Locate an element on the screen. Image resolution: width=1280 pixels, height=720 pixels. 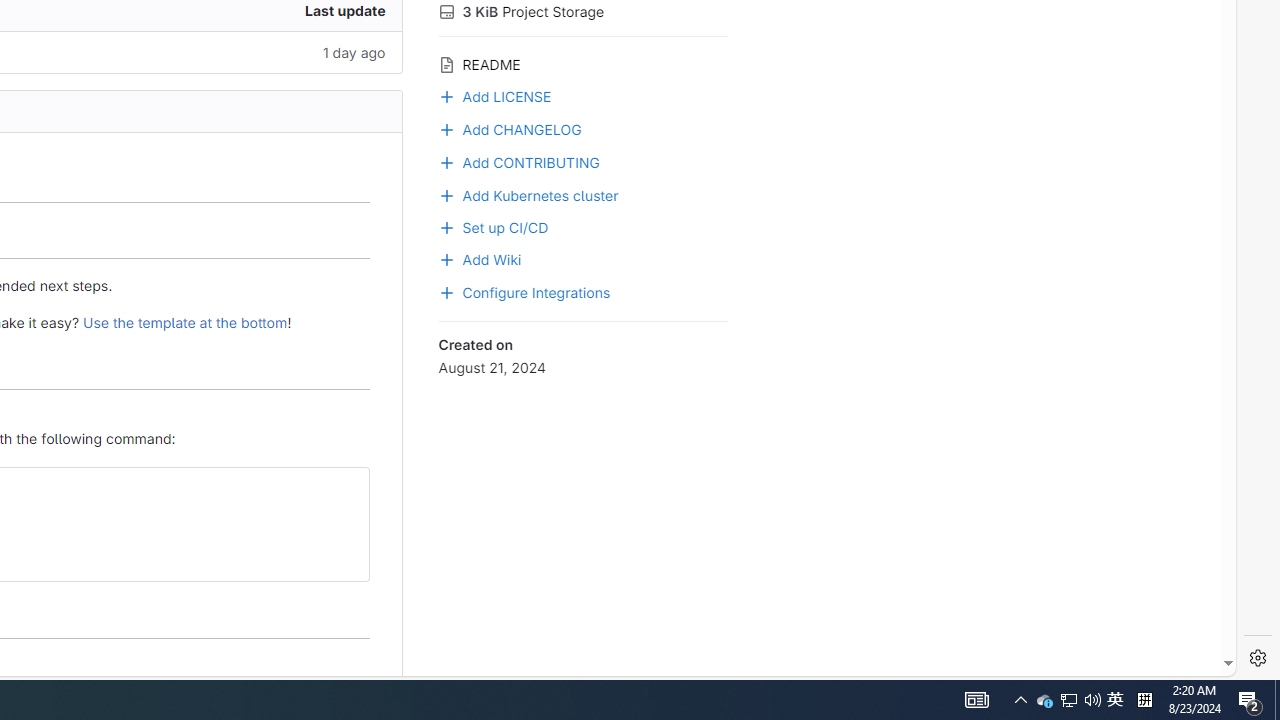
'Configure Integrations' is located at coordinates (582, 291).